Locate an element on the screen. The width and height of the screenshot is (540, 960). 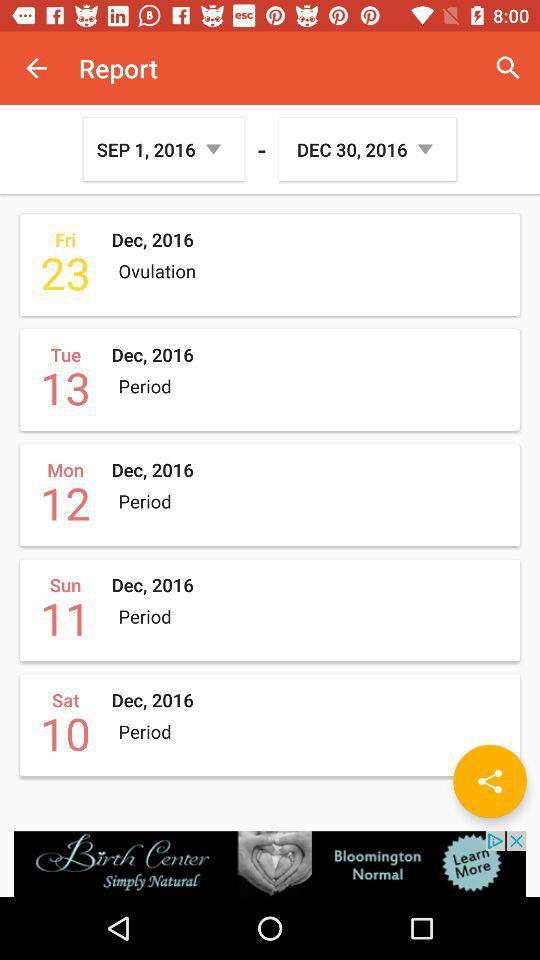
advertisement page is located at coordinates (270, 863).